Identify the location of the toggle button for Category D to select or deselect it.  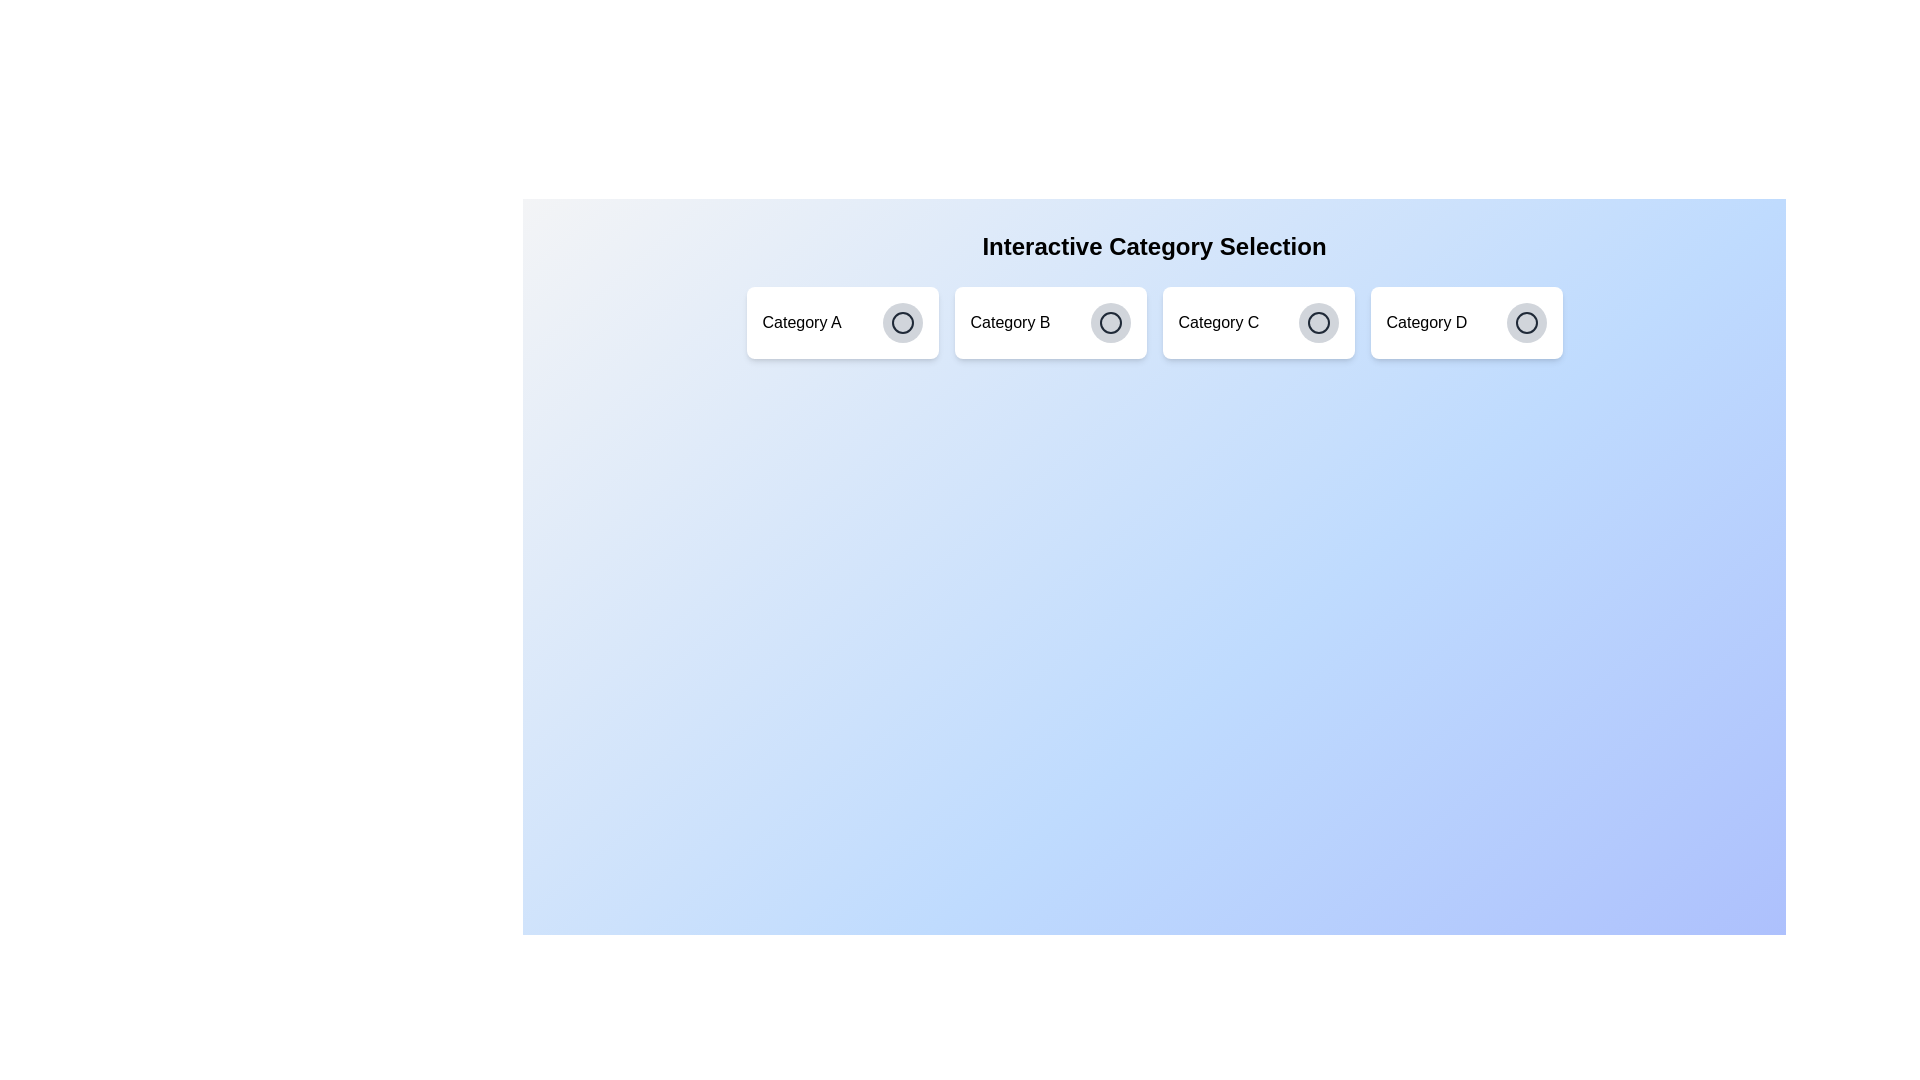
(1525, 322).